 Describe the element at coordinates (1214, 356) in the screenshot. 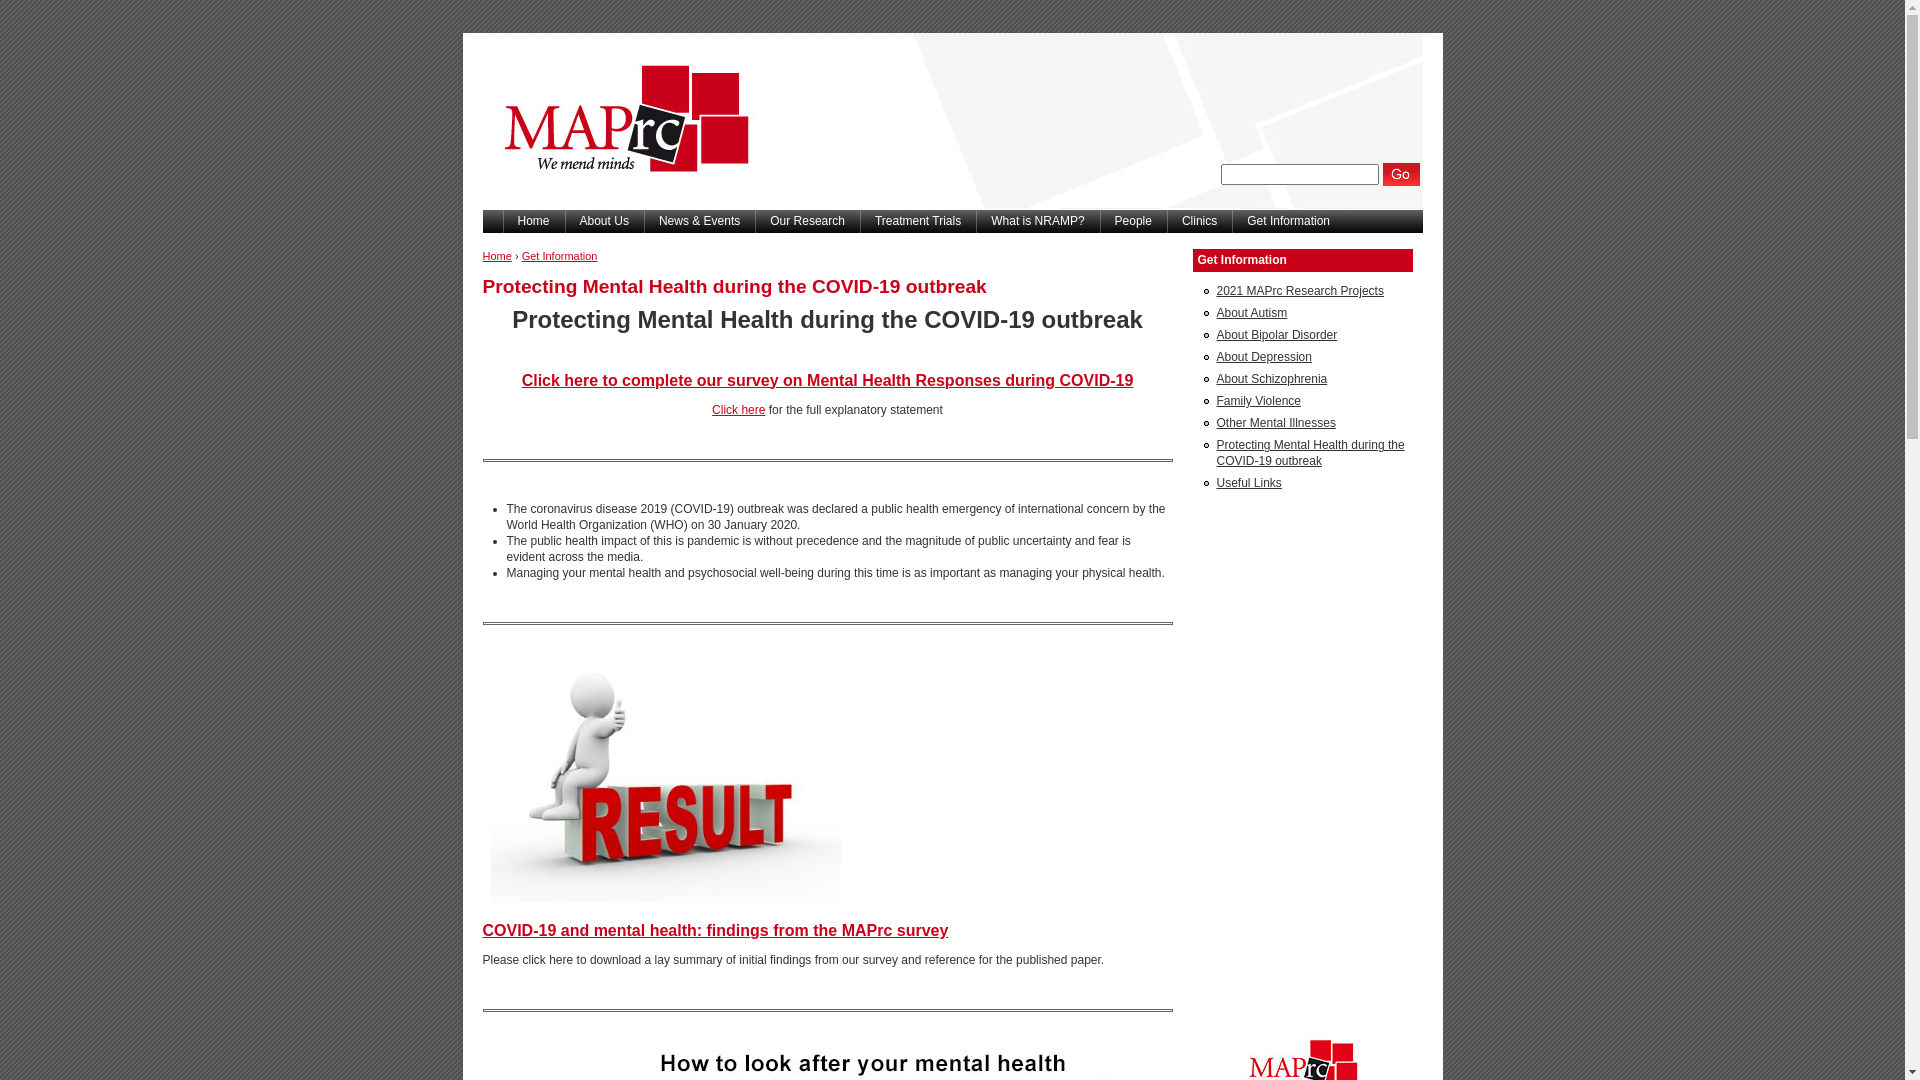

I see `'About Depression'` at that location.